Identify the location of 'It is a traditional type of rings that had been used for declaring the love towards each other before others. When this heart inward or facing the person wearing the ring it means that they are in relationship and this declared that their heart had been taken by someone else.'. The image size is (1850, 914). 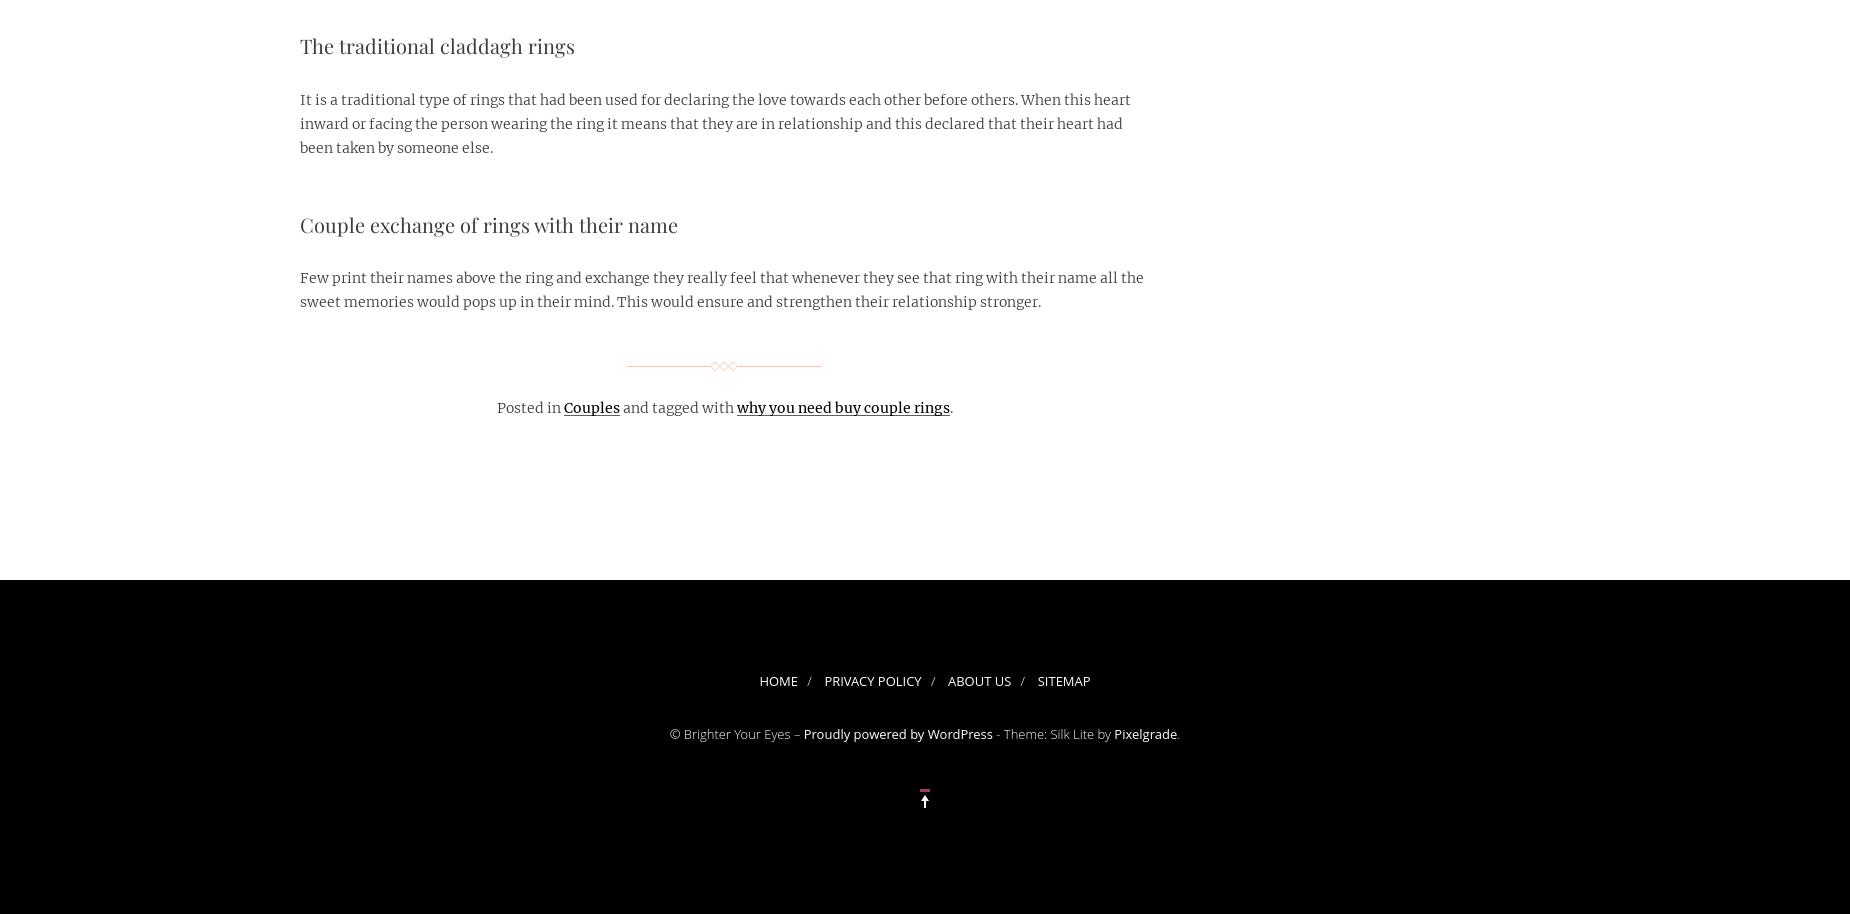
(714, 123).